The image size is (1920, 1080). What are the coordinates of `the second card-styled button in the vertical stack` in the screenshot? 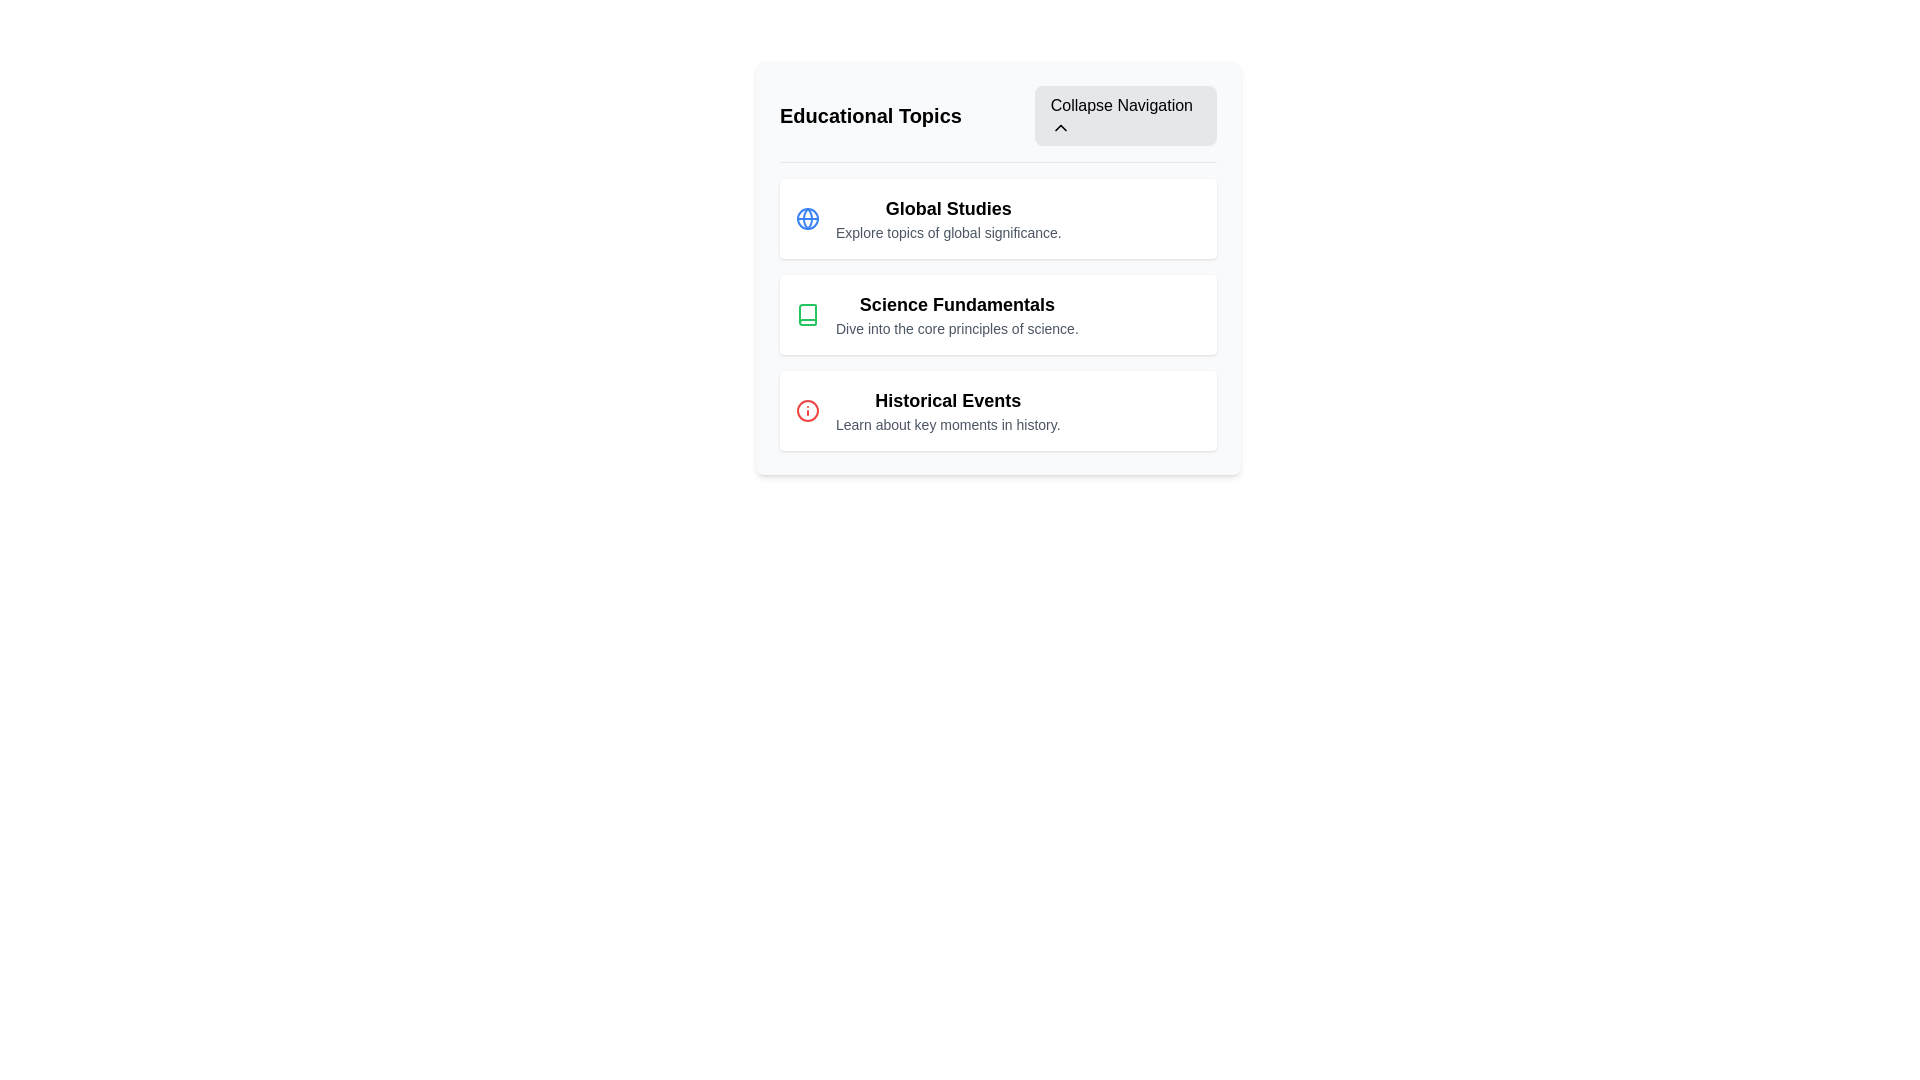 It's located at (998, 315).